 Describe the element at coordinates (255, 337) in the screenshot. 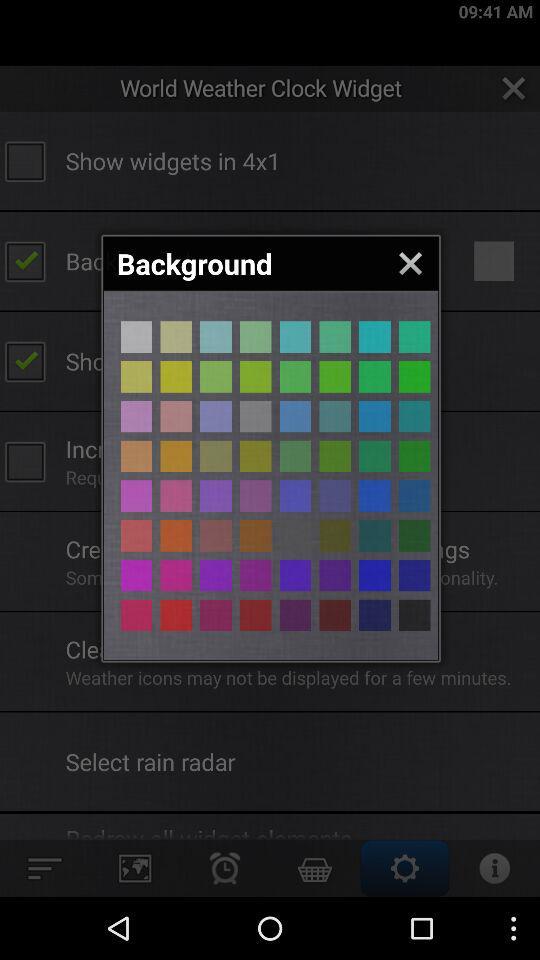

I see `different colour page` at that location.